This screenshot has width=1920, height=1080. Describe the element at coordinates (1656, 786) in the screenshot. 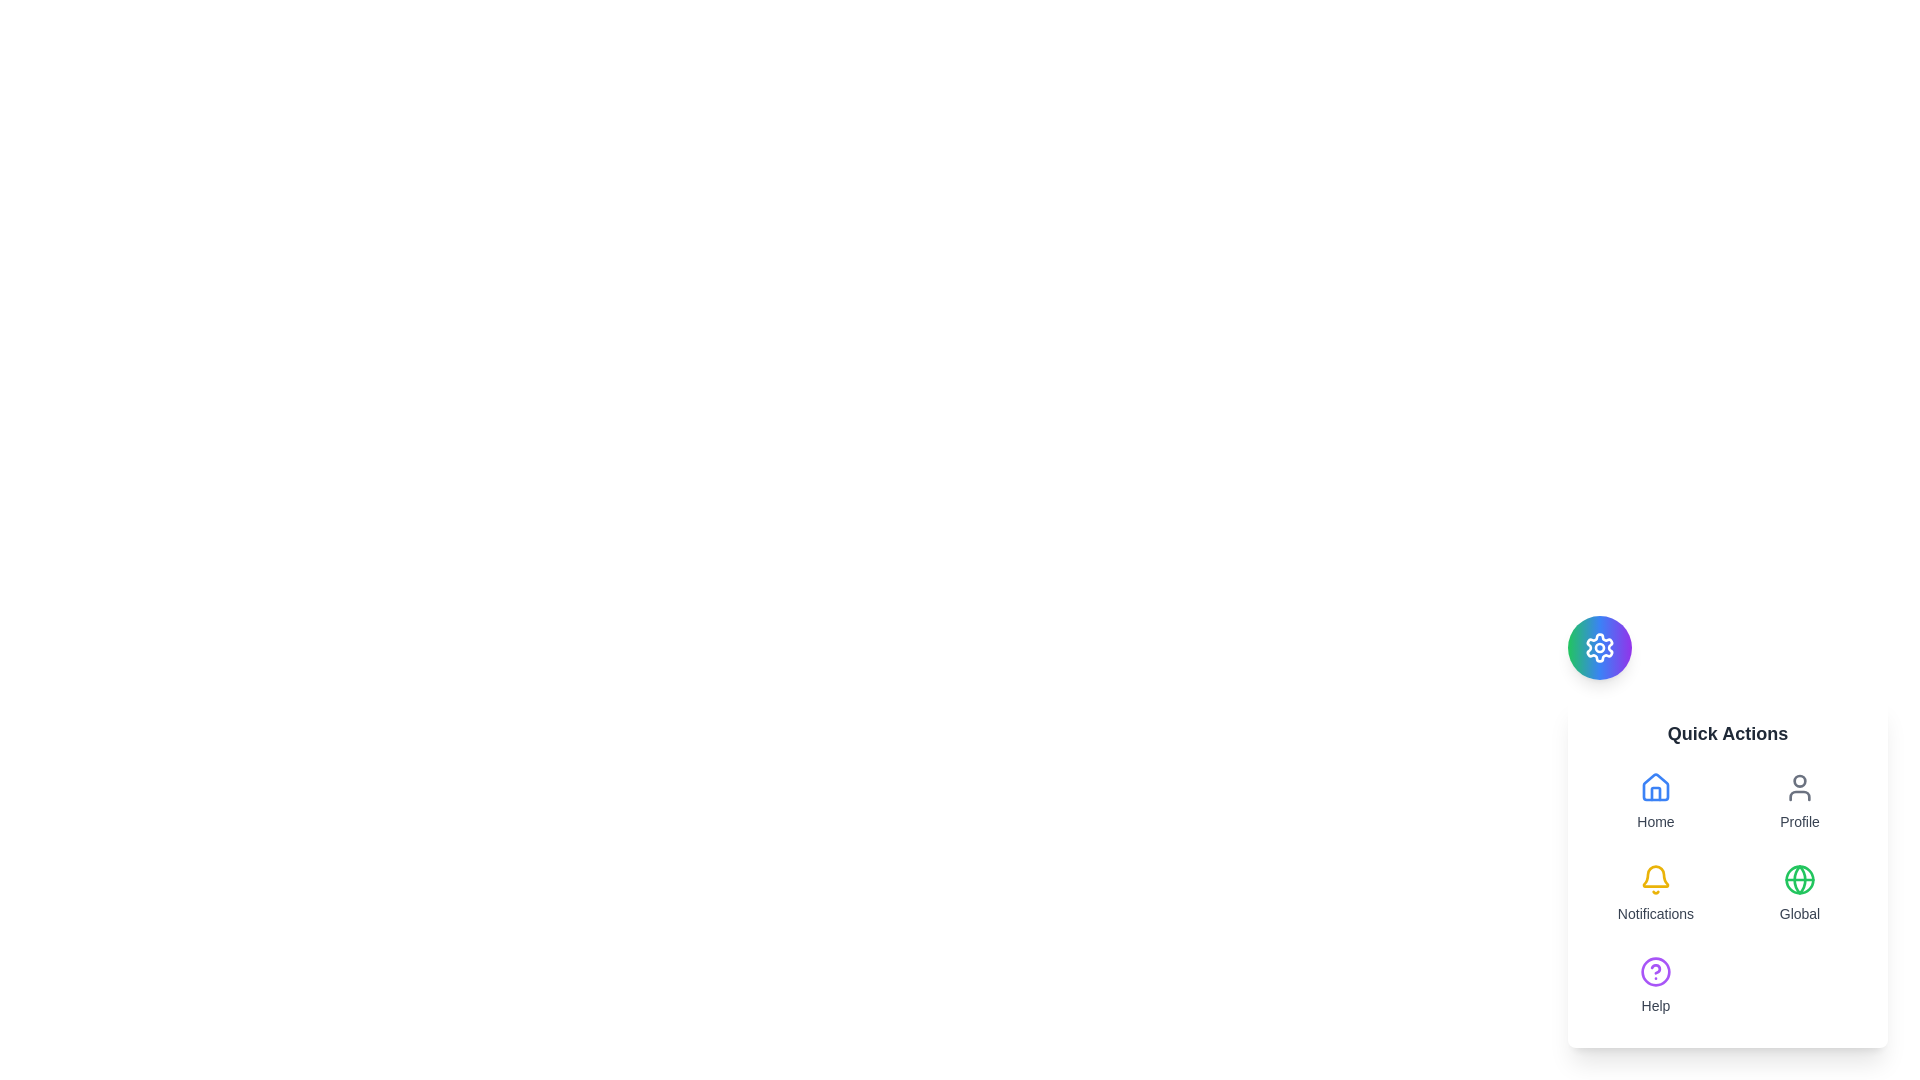

I see `the blue house icon in the Quick Actions menu` at that location.